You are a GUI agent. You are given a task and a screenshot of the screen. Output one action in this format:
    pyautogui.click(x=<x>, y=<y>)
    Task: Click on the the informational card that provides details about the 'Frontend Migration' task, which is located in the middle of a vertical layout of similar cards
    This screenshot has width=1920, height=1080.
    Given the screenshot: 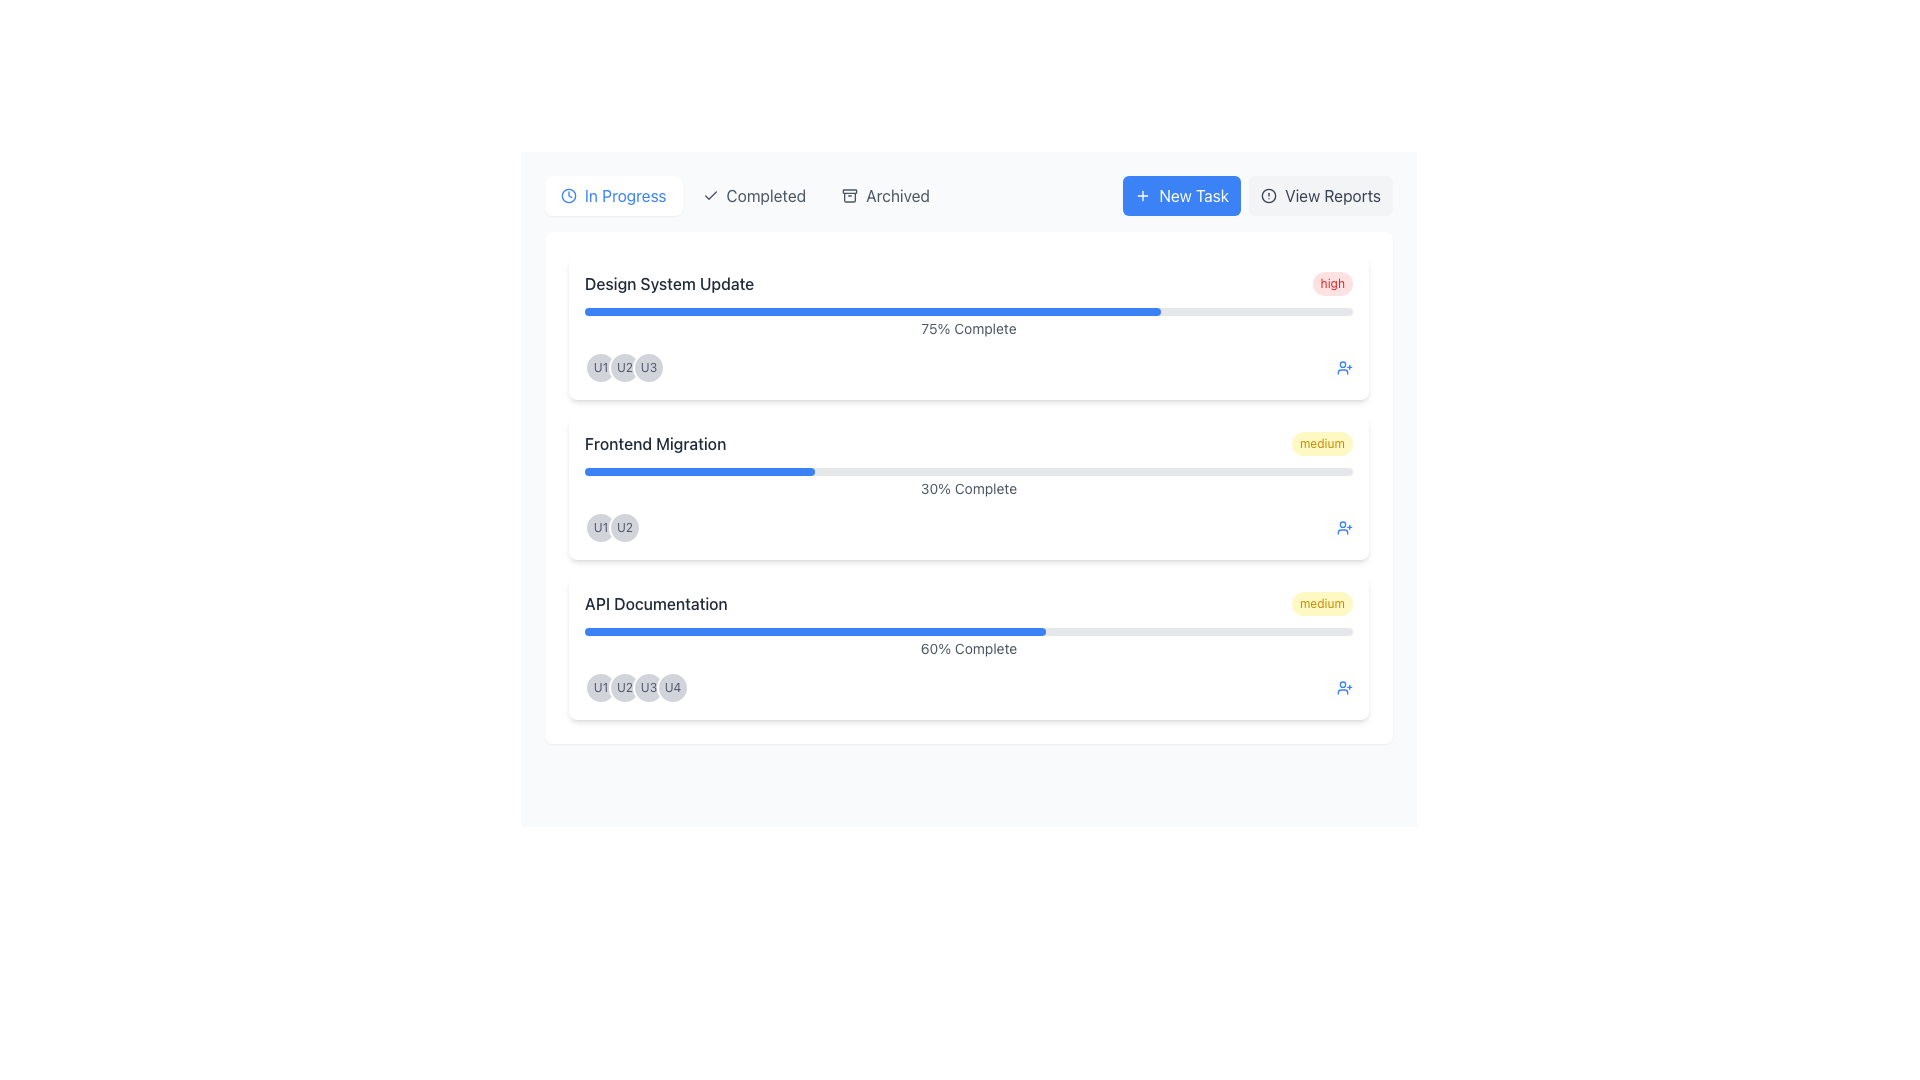 What is the action you would take?
    pyautogui.click(x=969, y=488)
    